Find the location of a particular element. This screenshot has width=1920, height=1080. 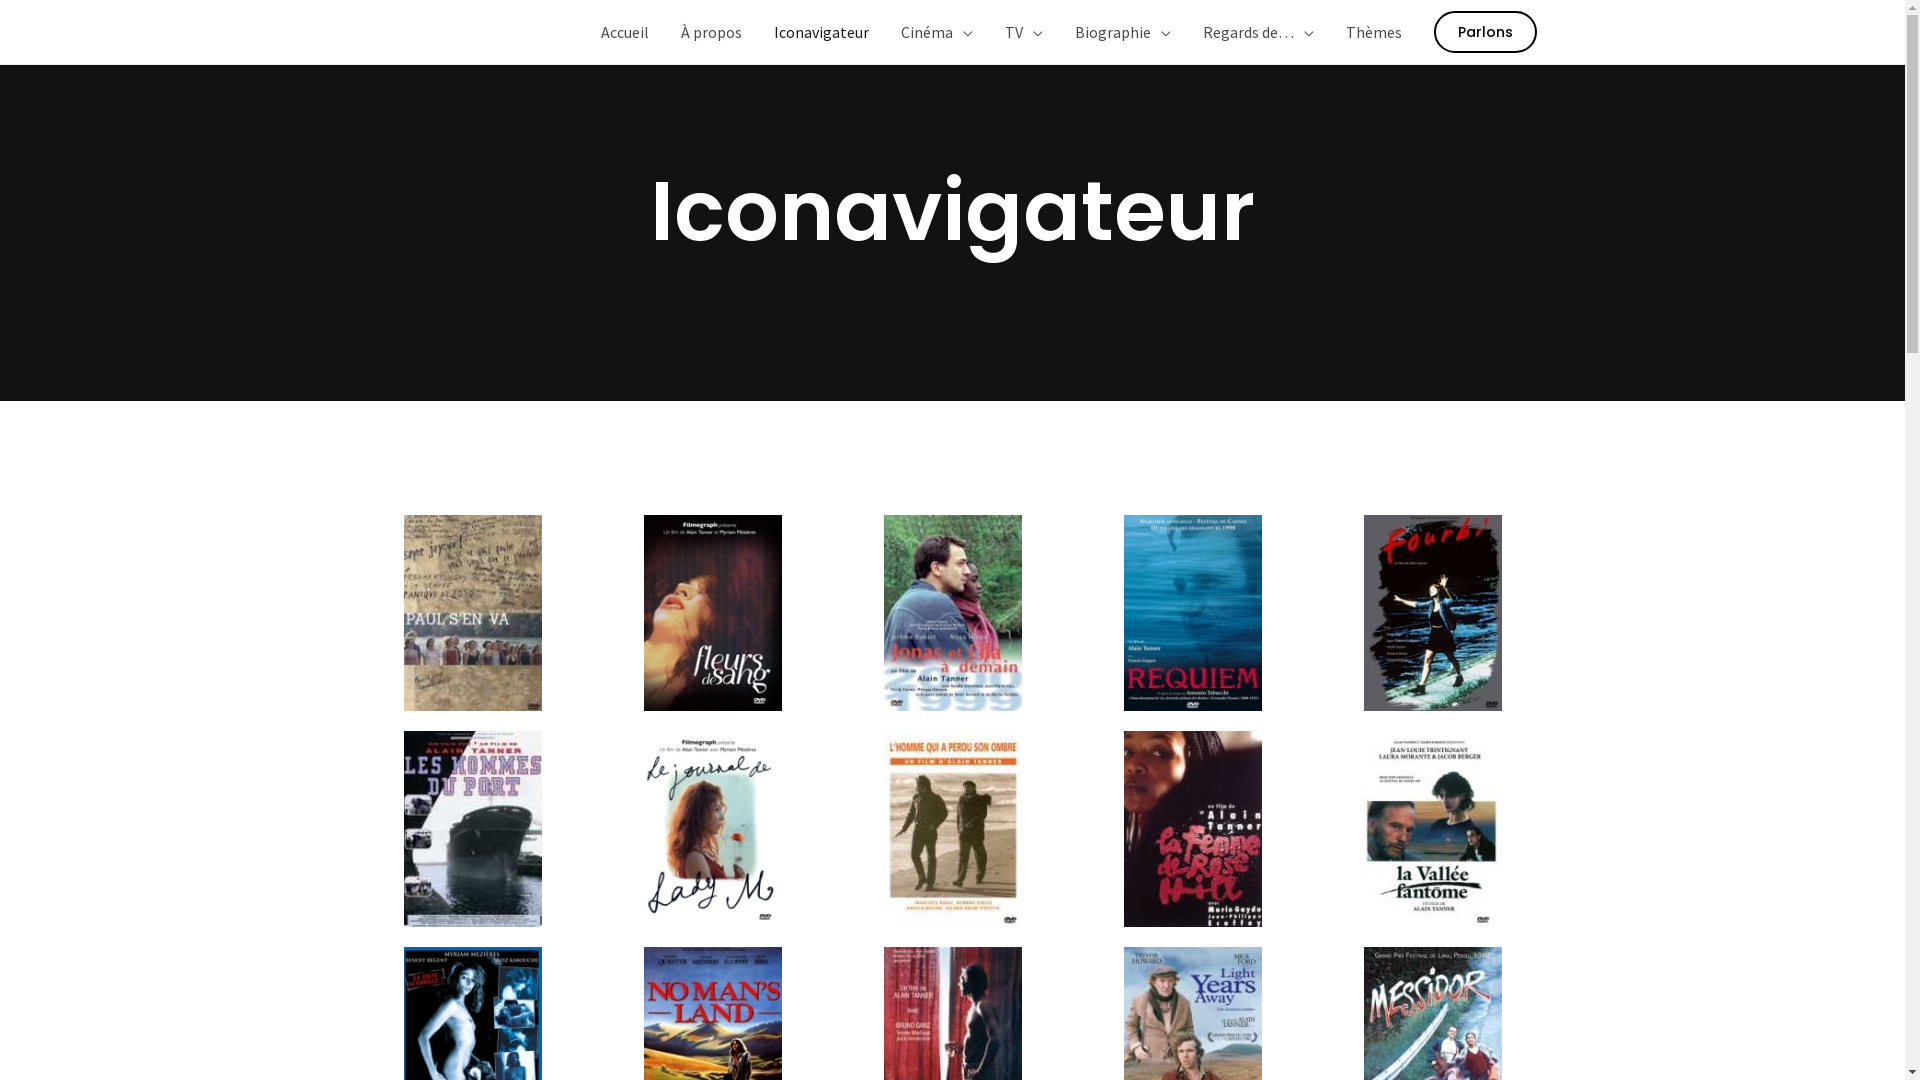

'TV' is located at coordinates (1022, 31).